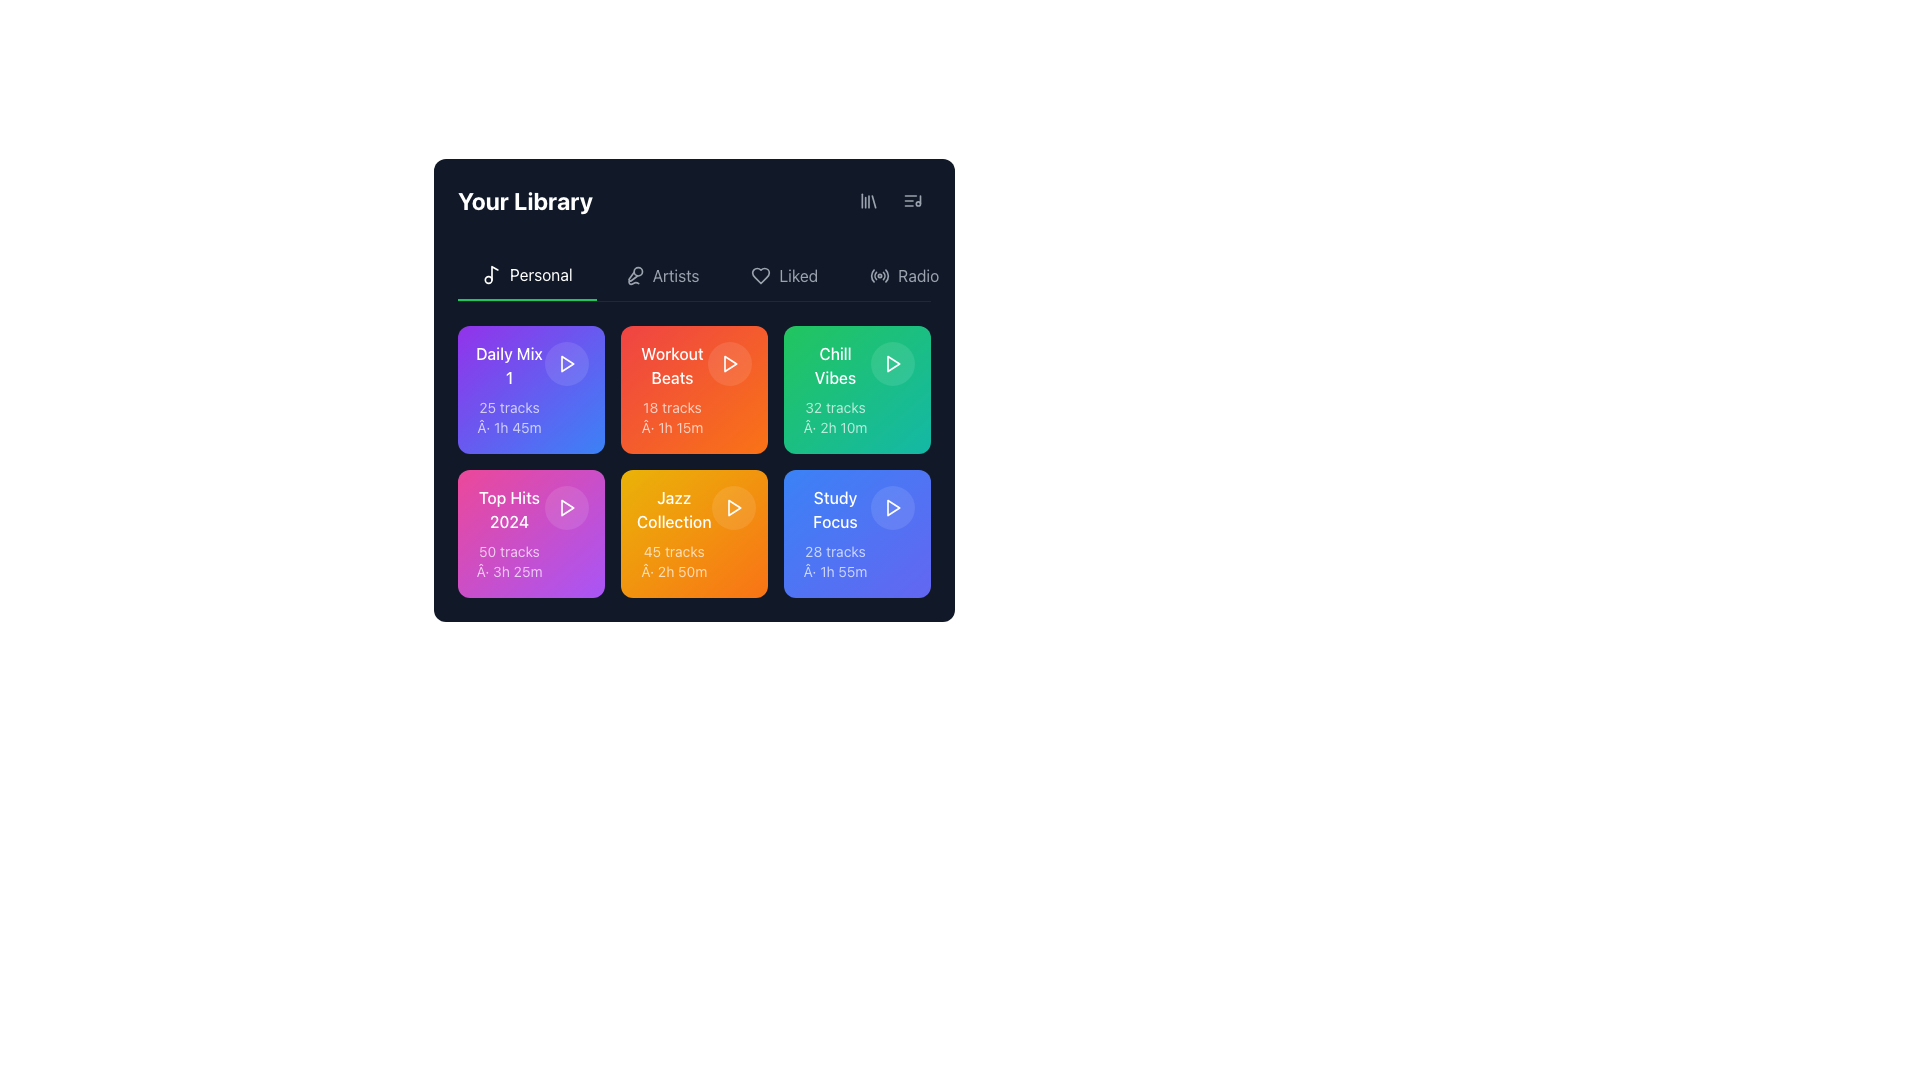 This screenshot has height=1080, width=1920. I want to click on the 'Artists' icon in the navigation bar, so click(633, 276).